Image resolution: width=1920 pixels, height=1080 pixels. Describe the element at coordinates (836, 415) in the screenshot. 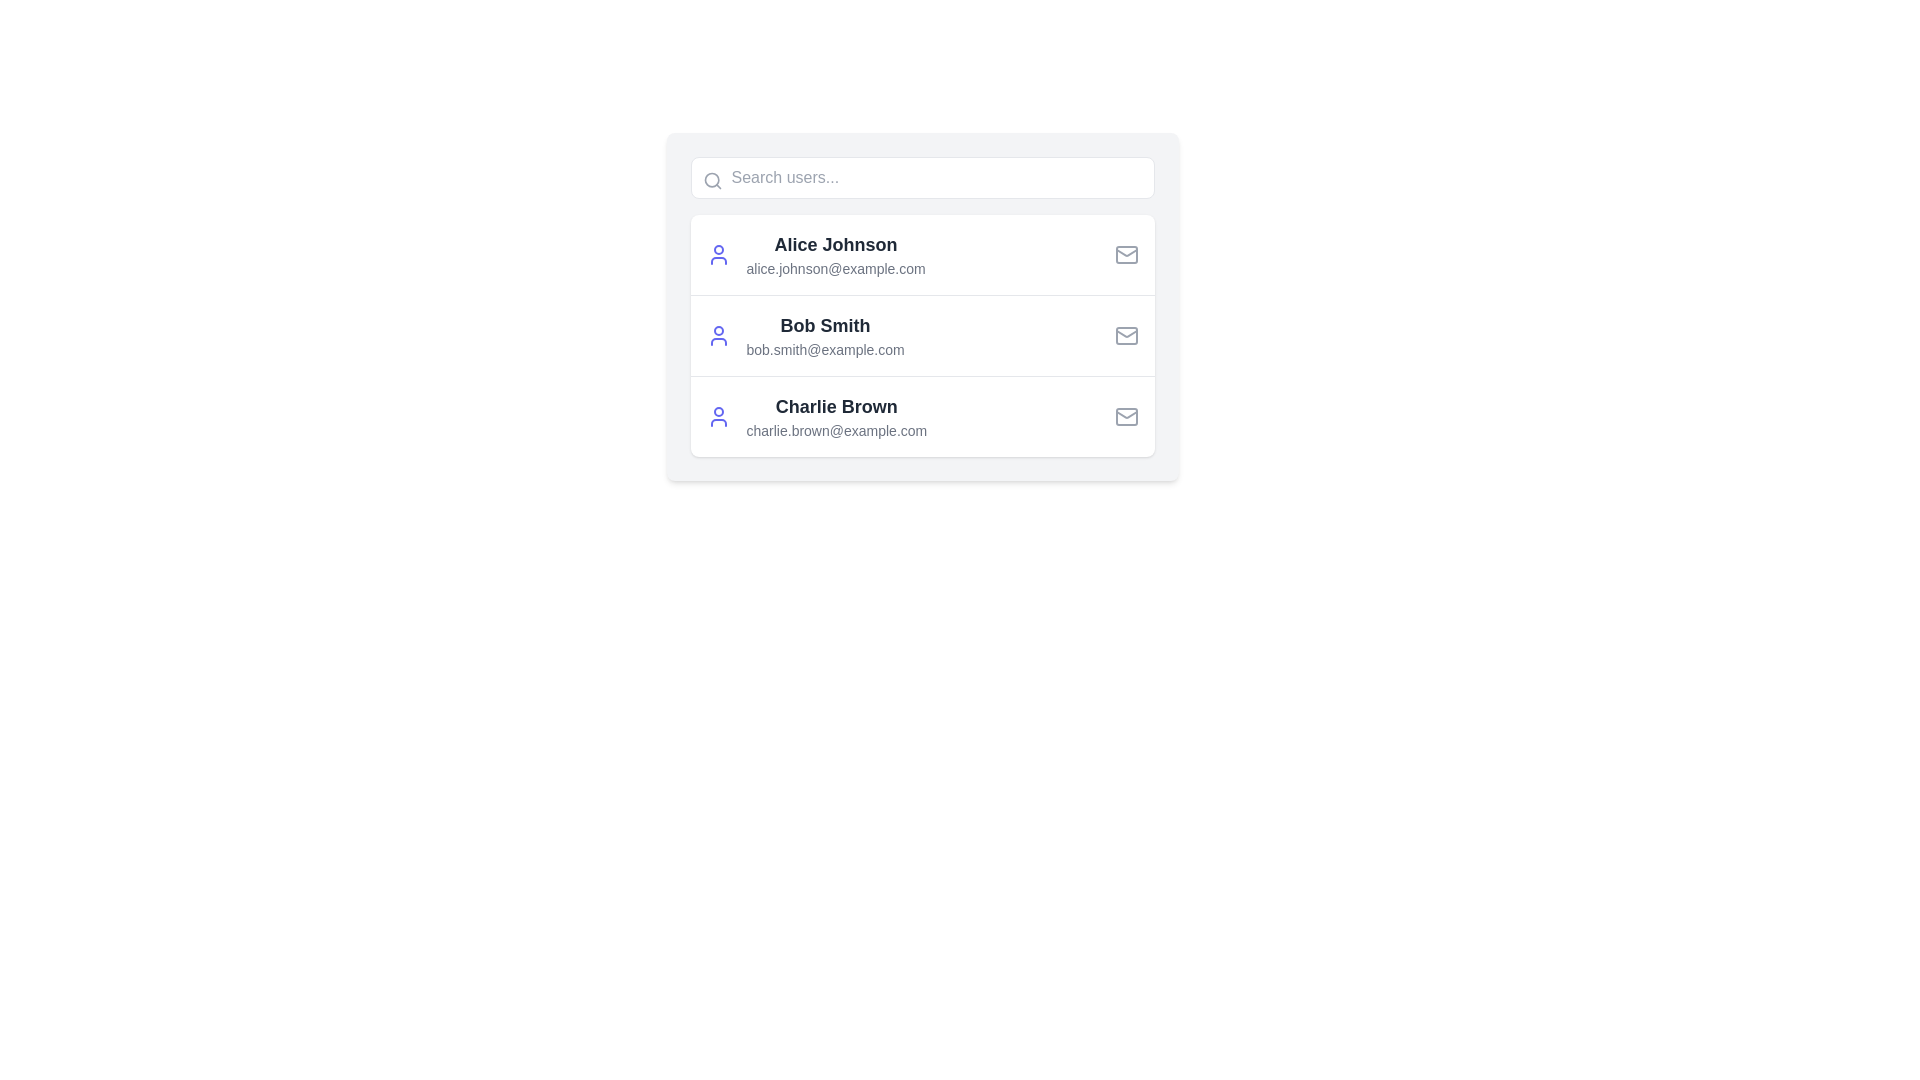

I see `the text block displaying the user's name and email, which is located in the third card of a vertical list, positioned to the right of the profile icon and to the left of the email icon` at that location.